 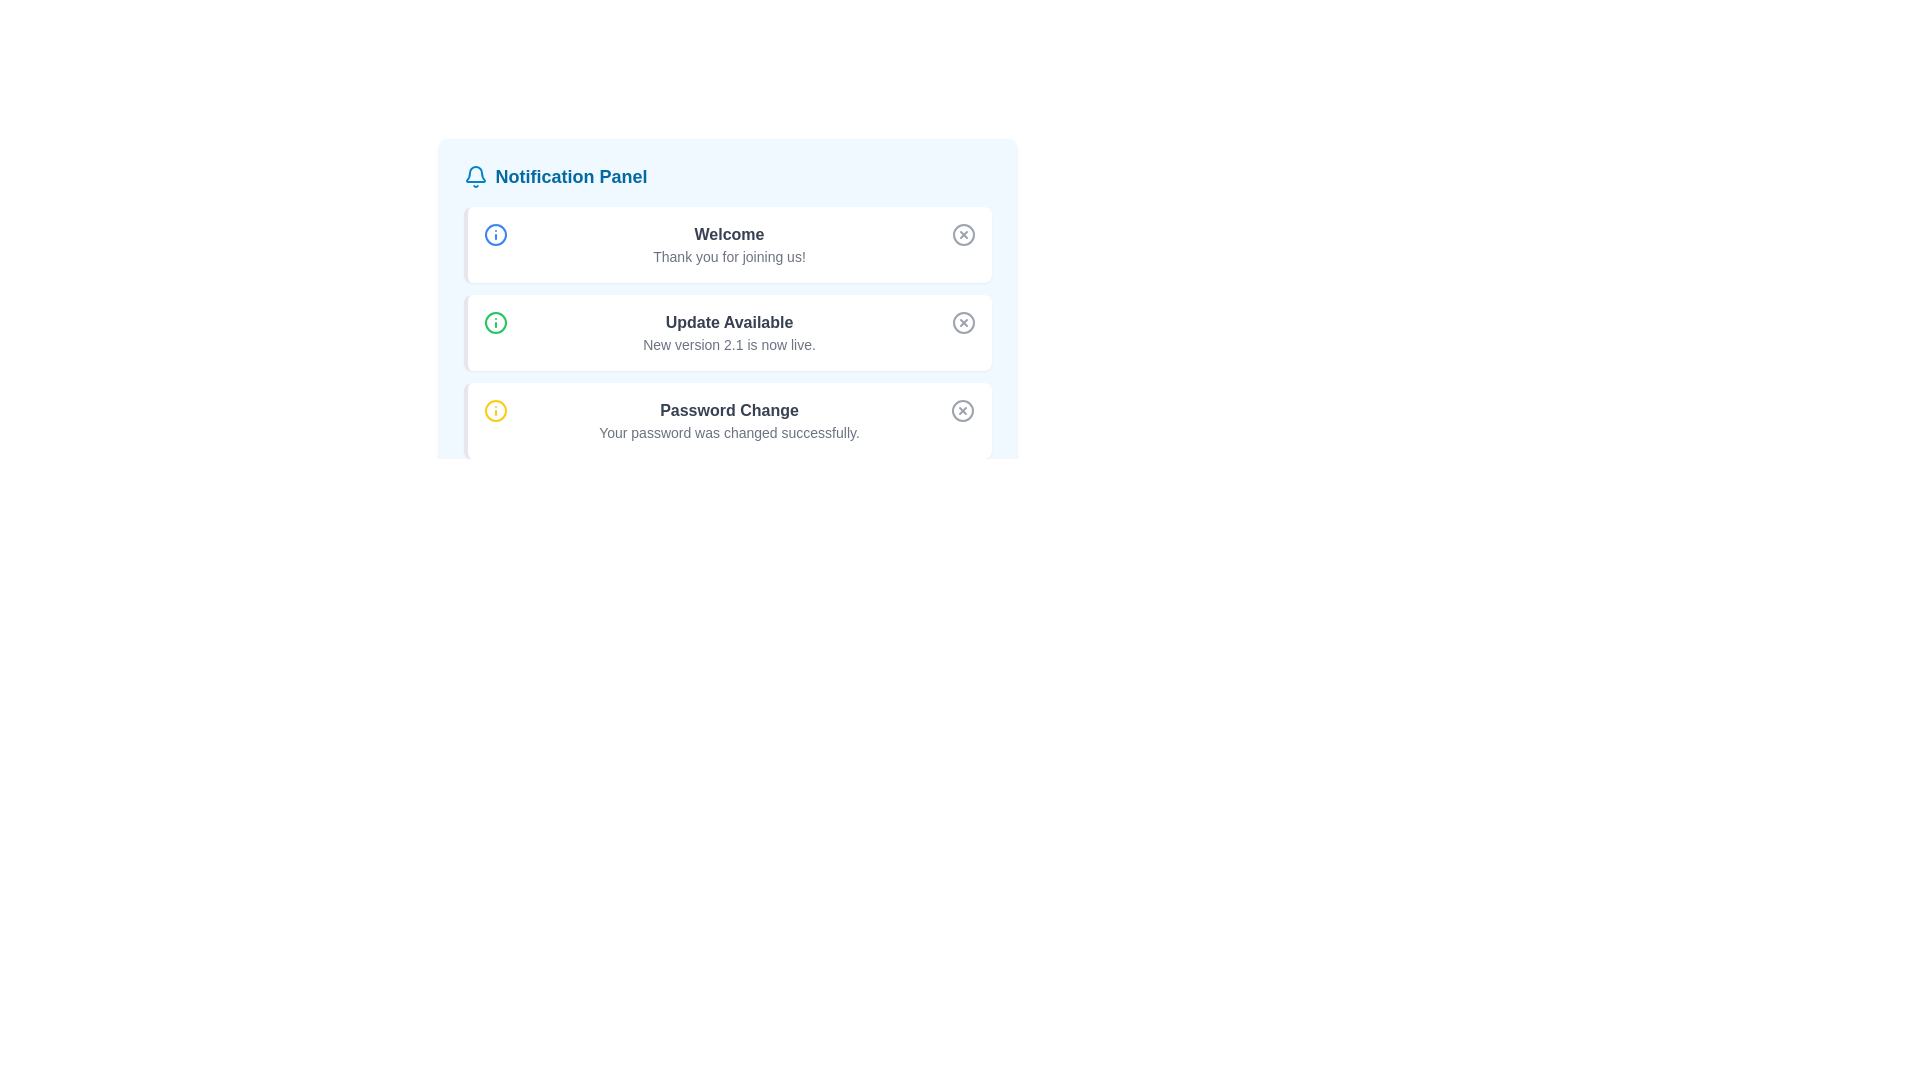 What do you see at coordinates (728, 322) in the screenshot?
I see `the static text element that reads 'Update Available', styled in bold dark gray font within the second notification card of the Notification Panel` at bounding box center [728, 322].